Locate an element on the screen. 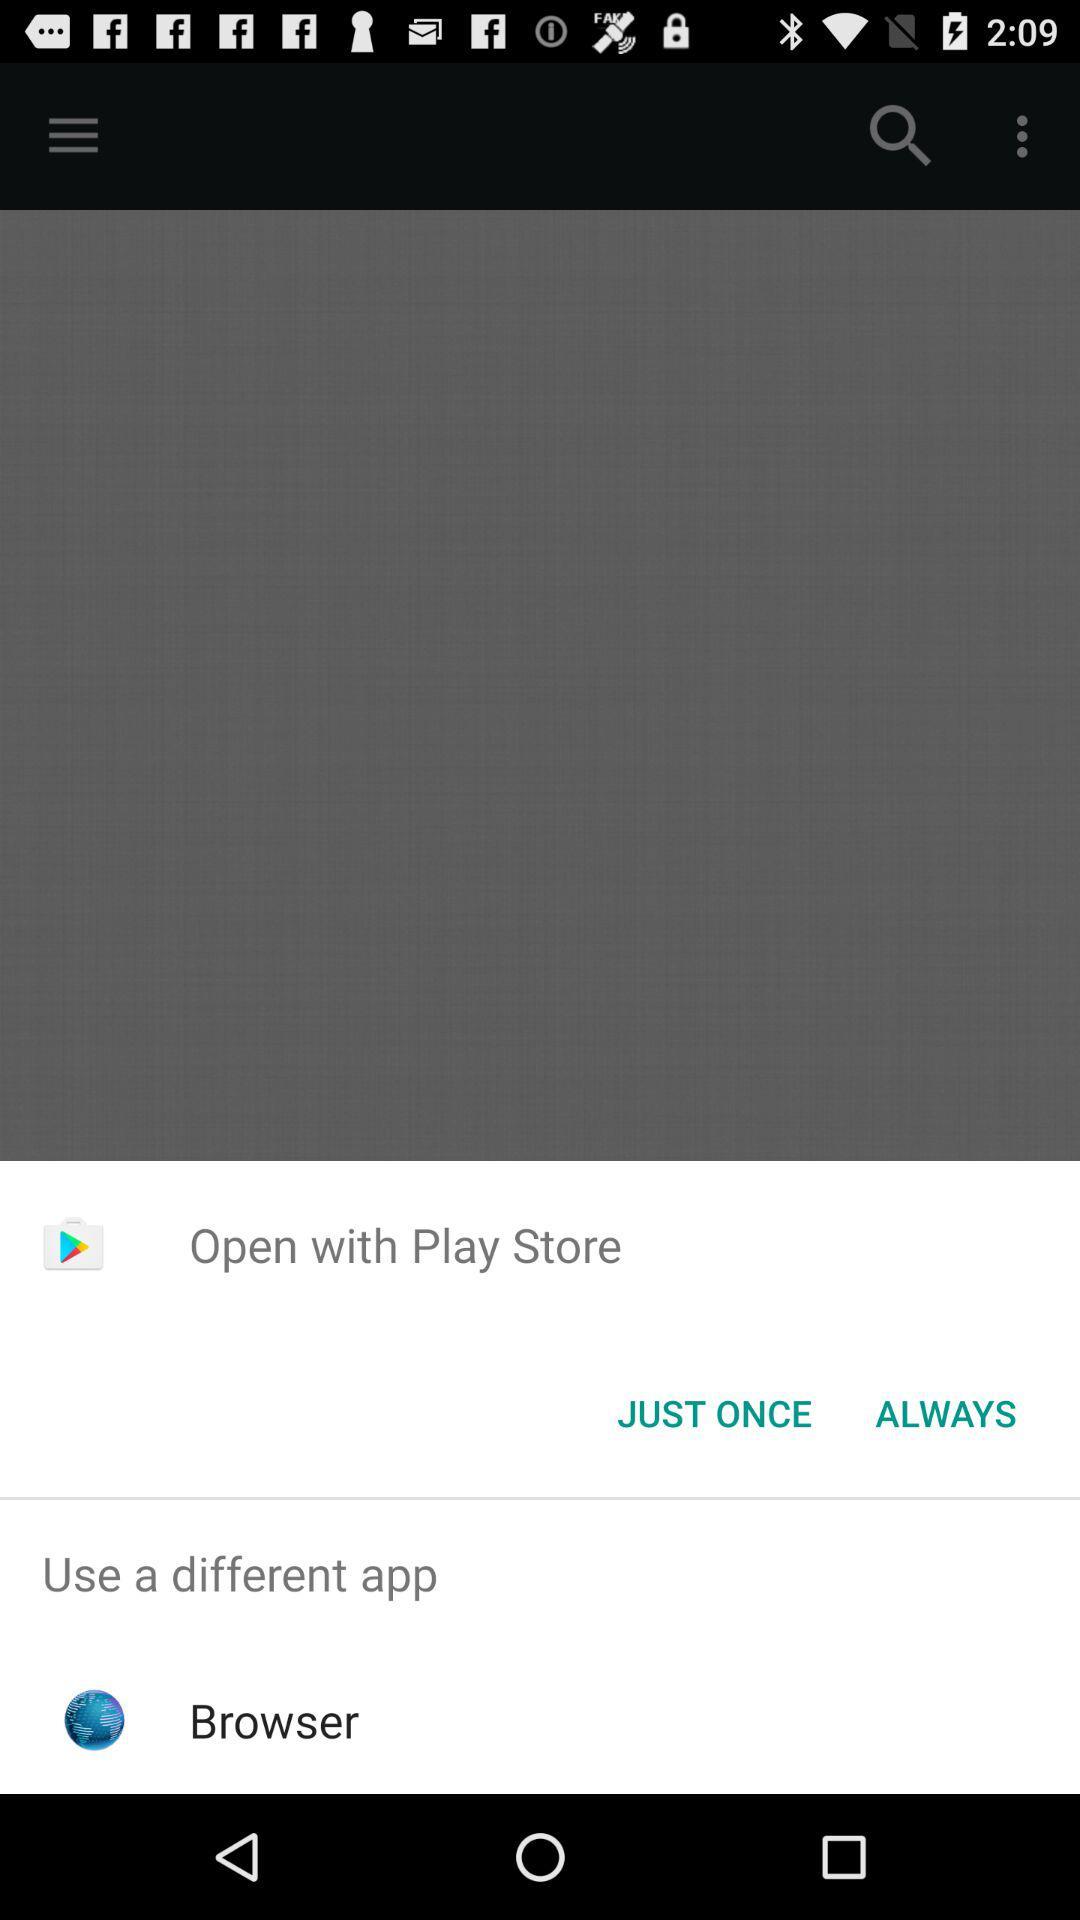 The image size is (1080, 1920). browser is located at coordinates (274, 1719).